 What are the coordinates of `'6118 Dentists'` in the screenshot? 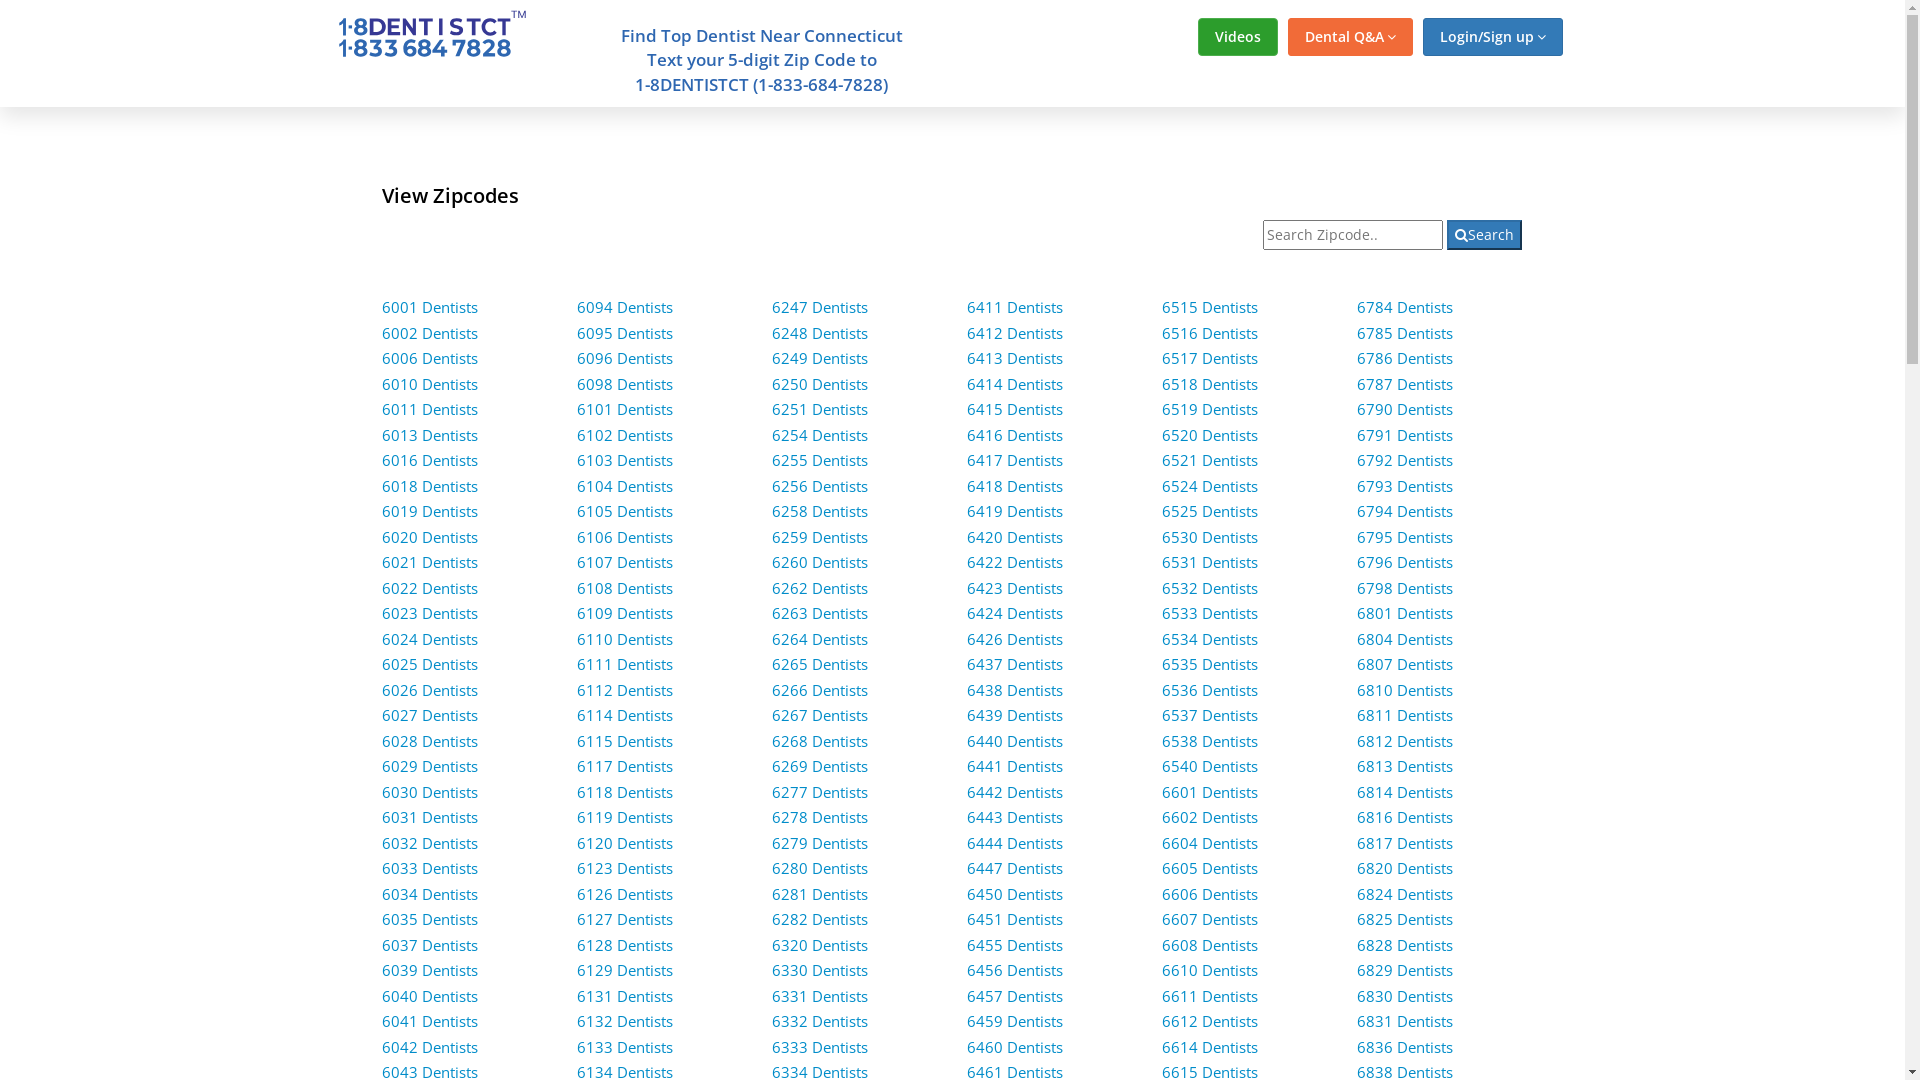 It's located at (623, 790).